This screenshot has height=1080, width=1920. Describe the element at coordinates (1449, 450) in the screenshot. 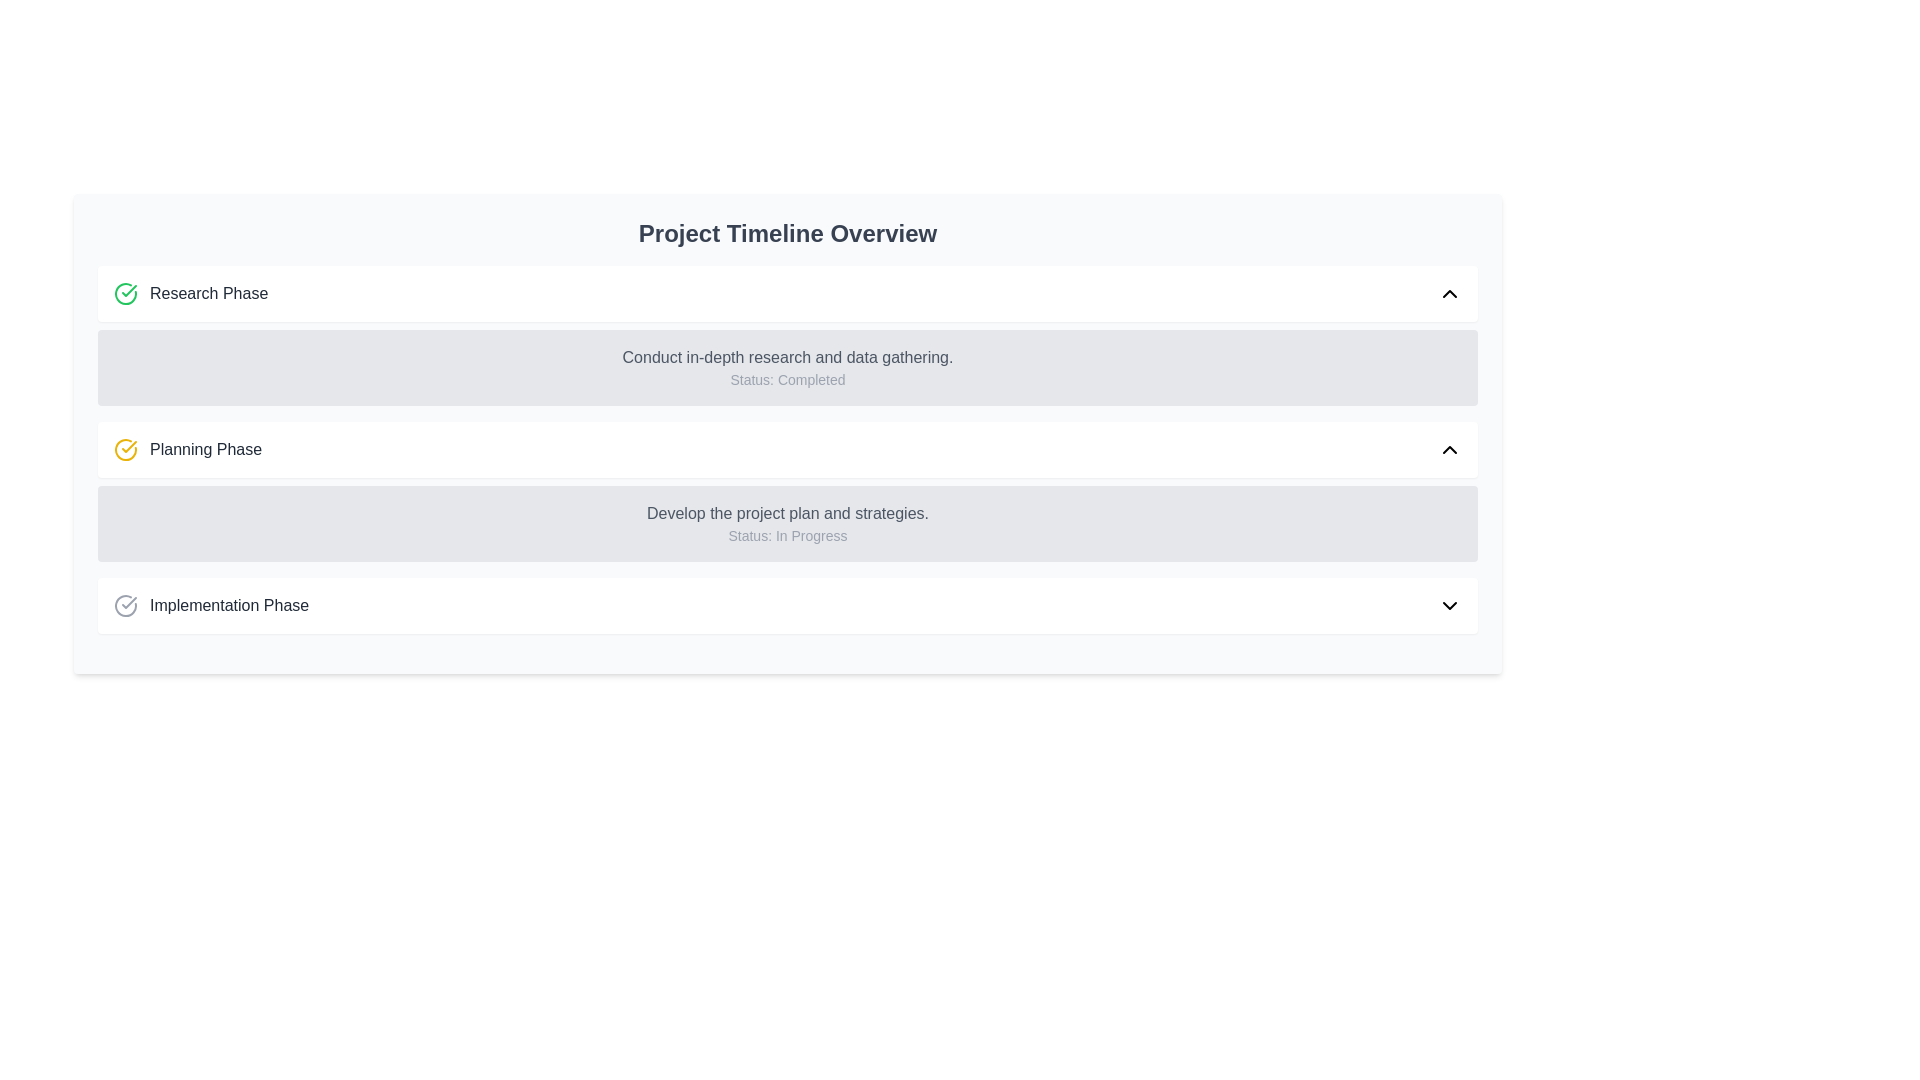

I see `the upward-pointing chevron icon in the small, square button area` at that location.